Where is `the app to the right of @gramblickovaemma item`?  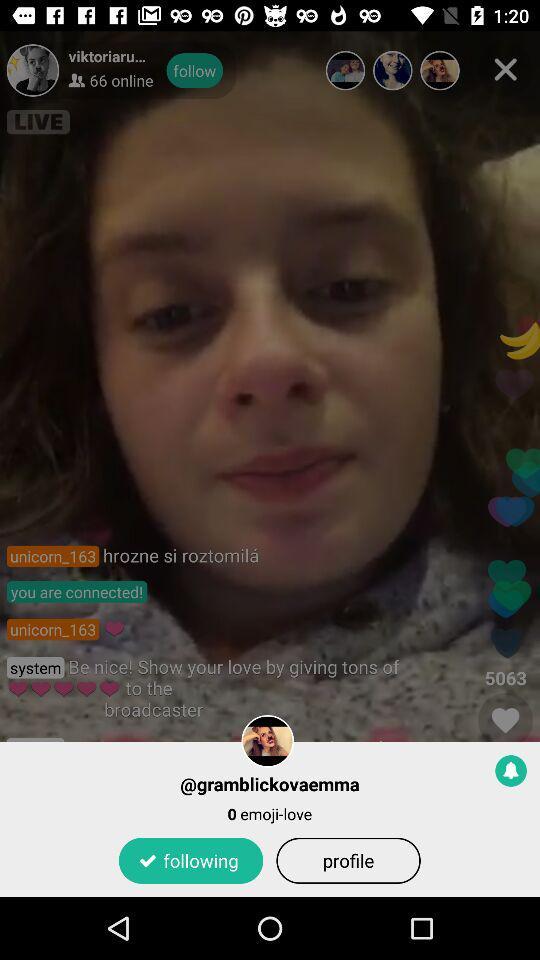 the app to the right of @gramblickovaemma item is located at coordinates (511, 769).